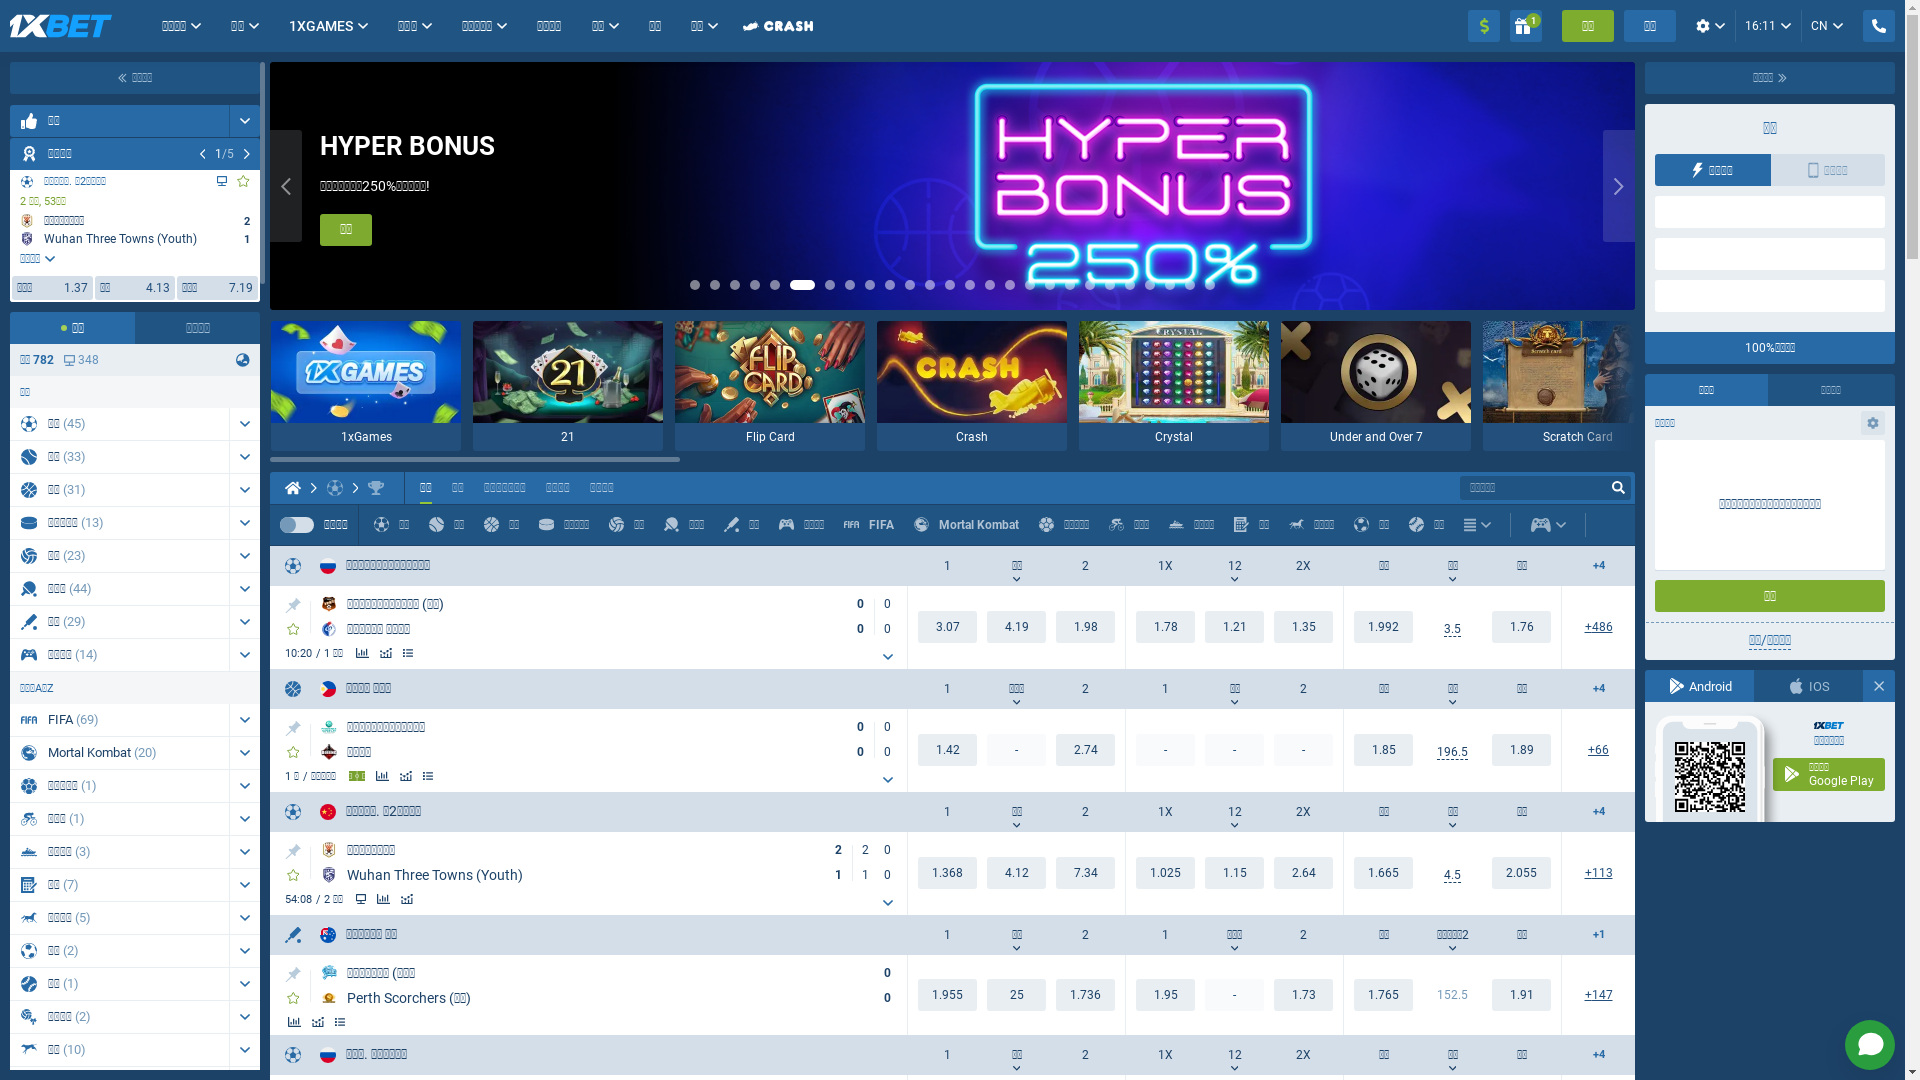  What do you see at coordinates (1597, 935) in the screenshot?
I see `'+1'` at bounding box center [1597, 935].